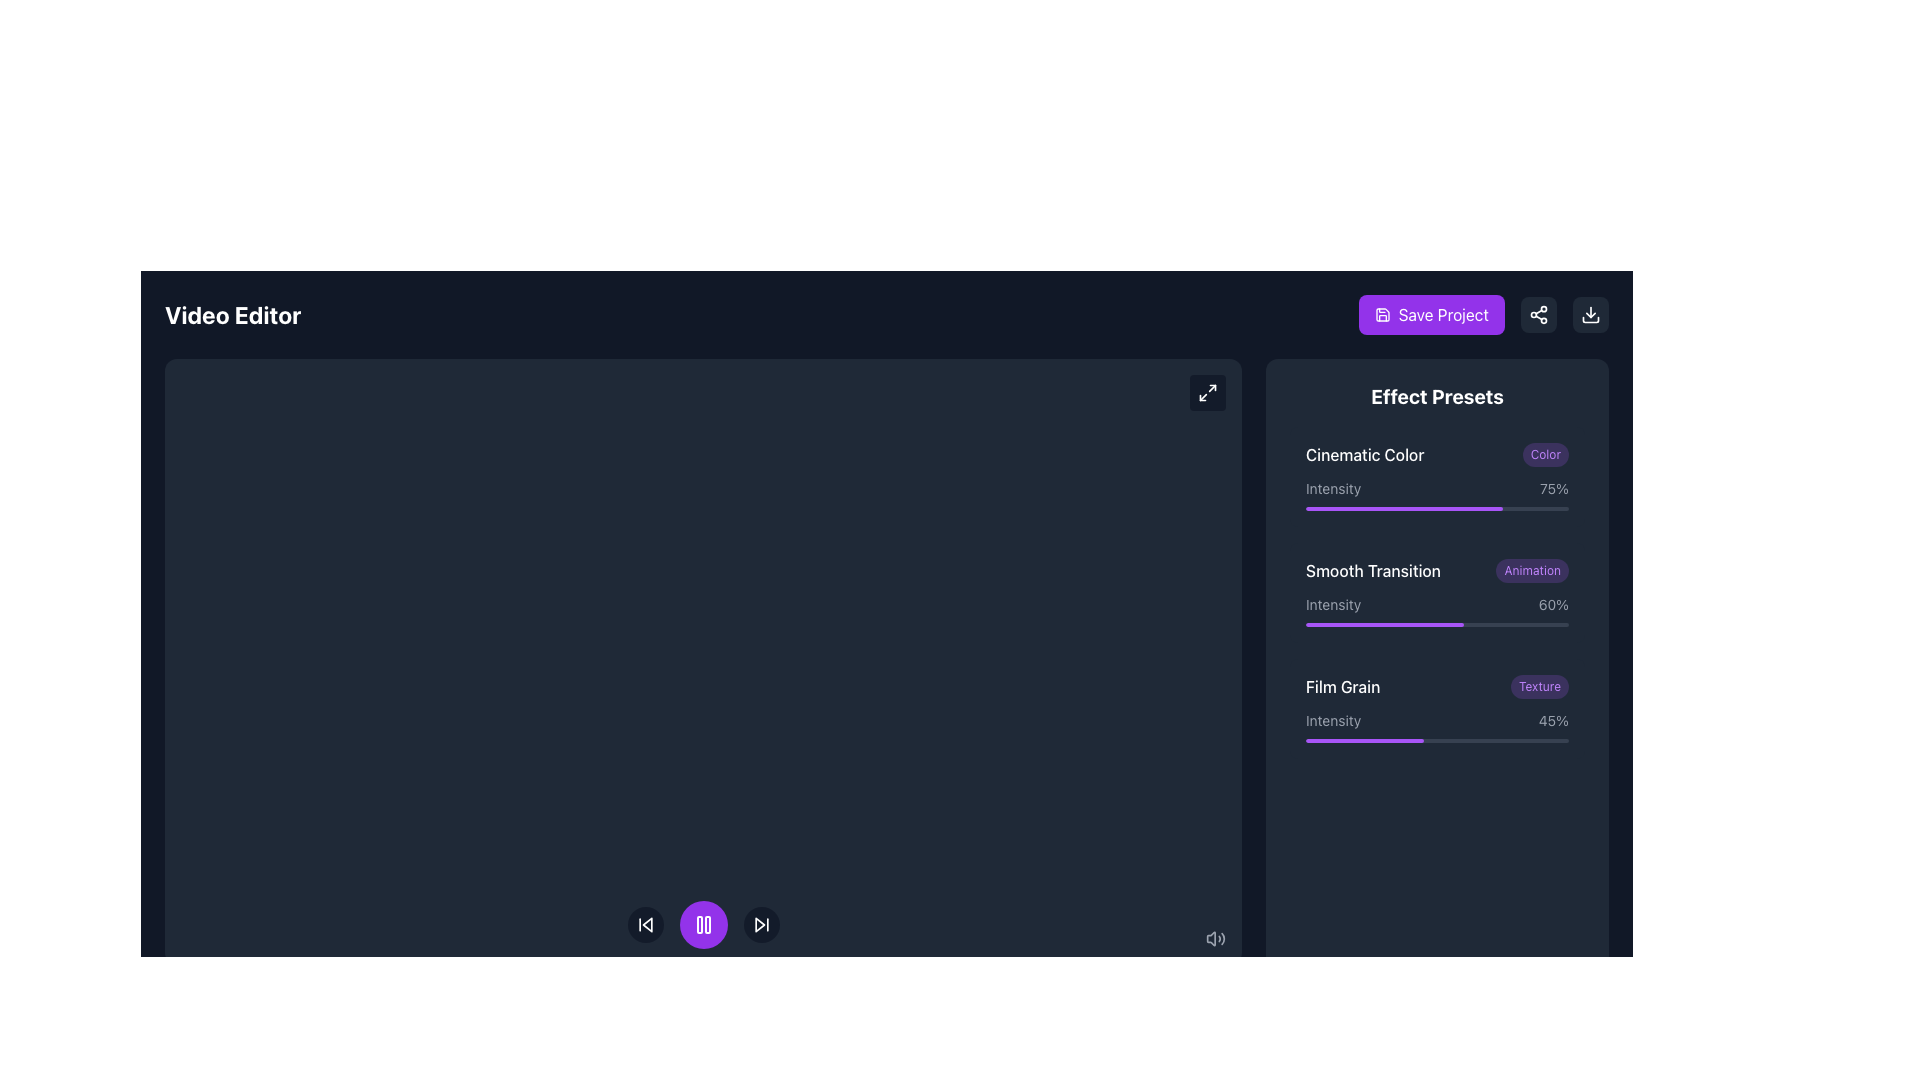 The image size is (1920, 1080). I want to click on the circular skip-forward button located at the rightmost side of the control bar, adjacent to the purple play/pause button, so click(760, 924).